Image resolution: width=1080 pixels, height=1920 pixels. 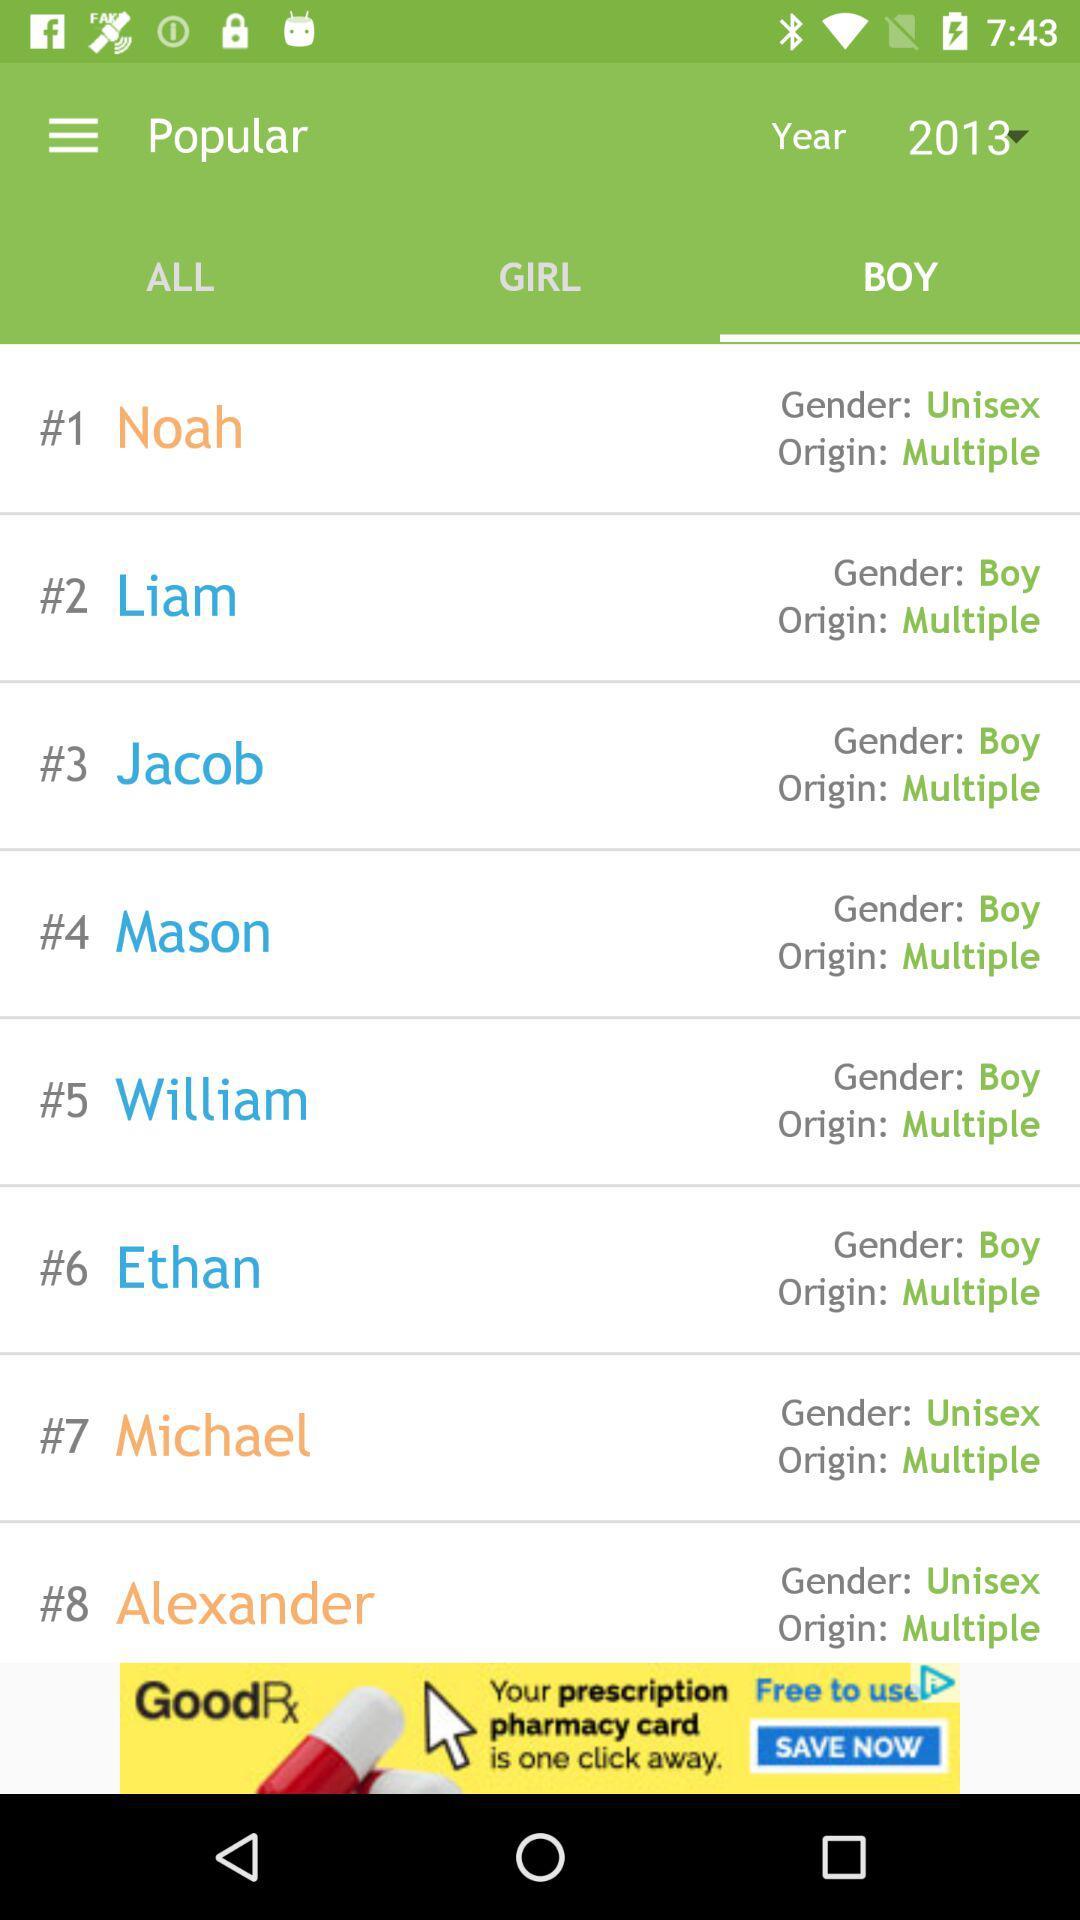 I want to click on advertisement page, so click(x=540, y=1727).